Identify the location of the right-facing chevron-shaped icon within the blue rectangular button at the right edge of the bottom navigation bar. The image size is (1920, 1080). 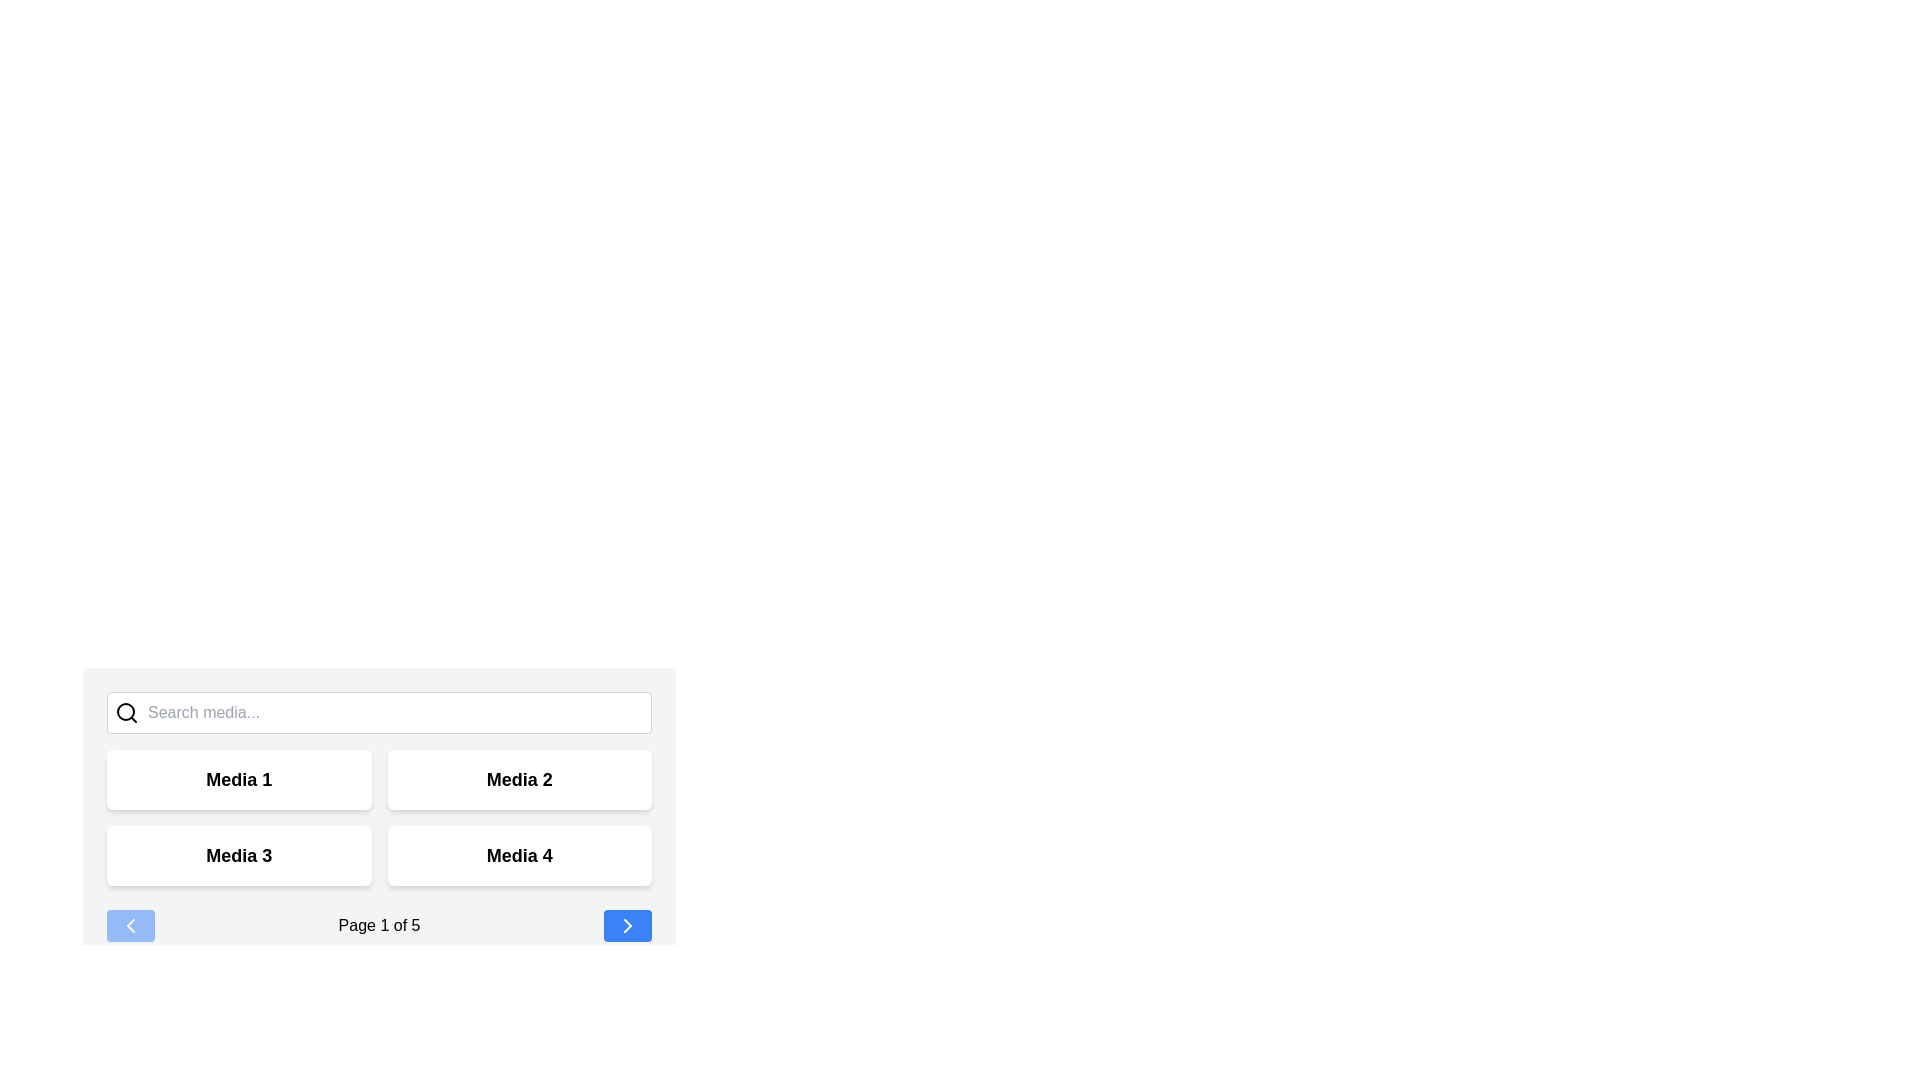
(627, 925).